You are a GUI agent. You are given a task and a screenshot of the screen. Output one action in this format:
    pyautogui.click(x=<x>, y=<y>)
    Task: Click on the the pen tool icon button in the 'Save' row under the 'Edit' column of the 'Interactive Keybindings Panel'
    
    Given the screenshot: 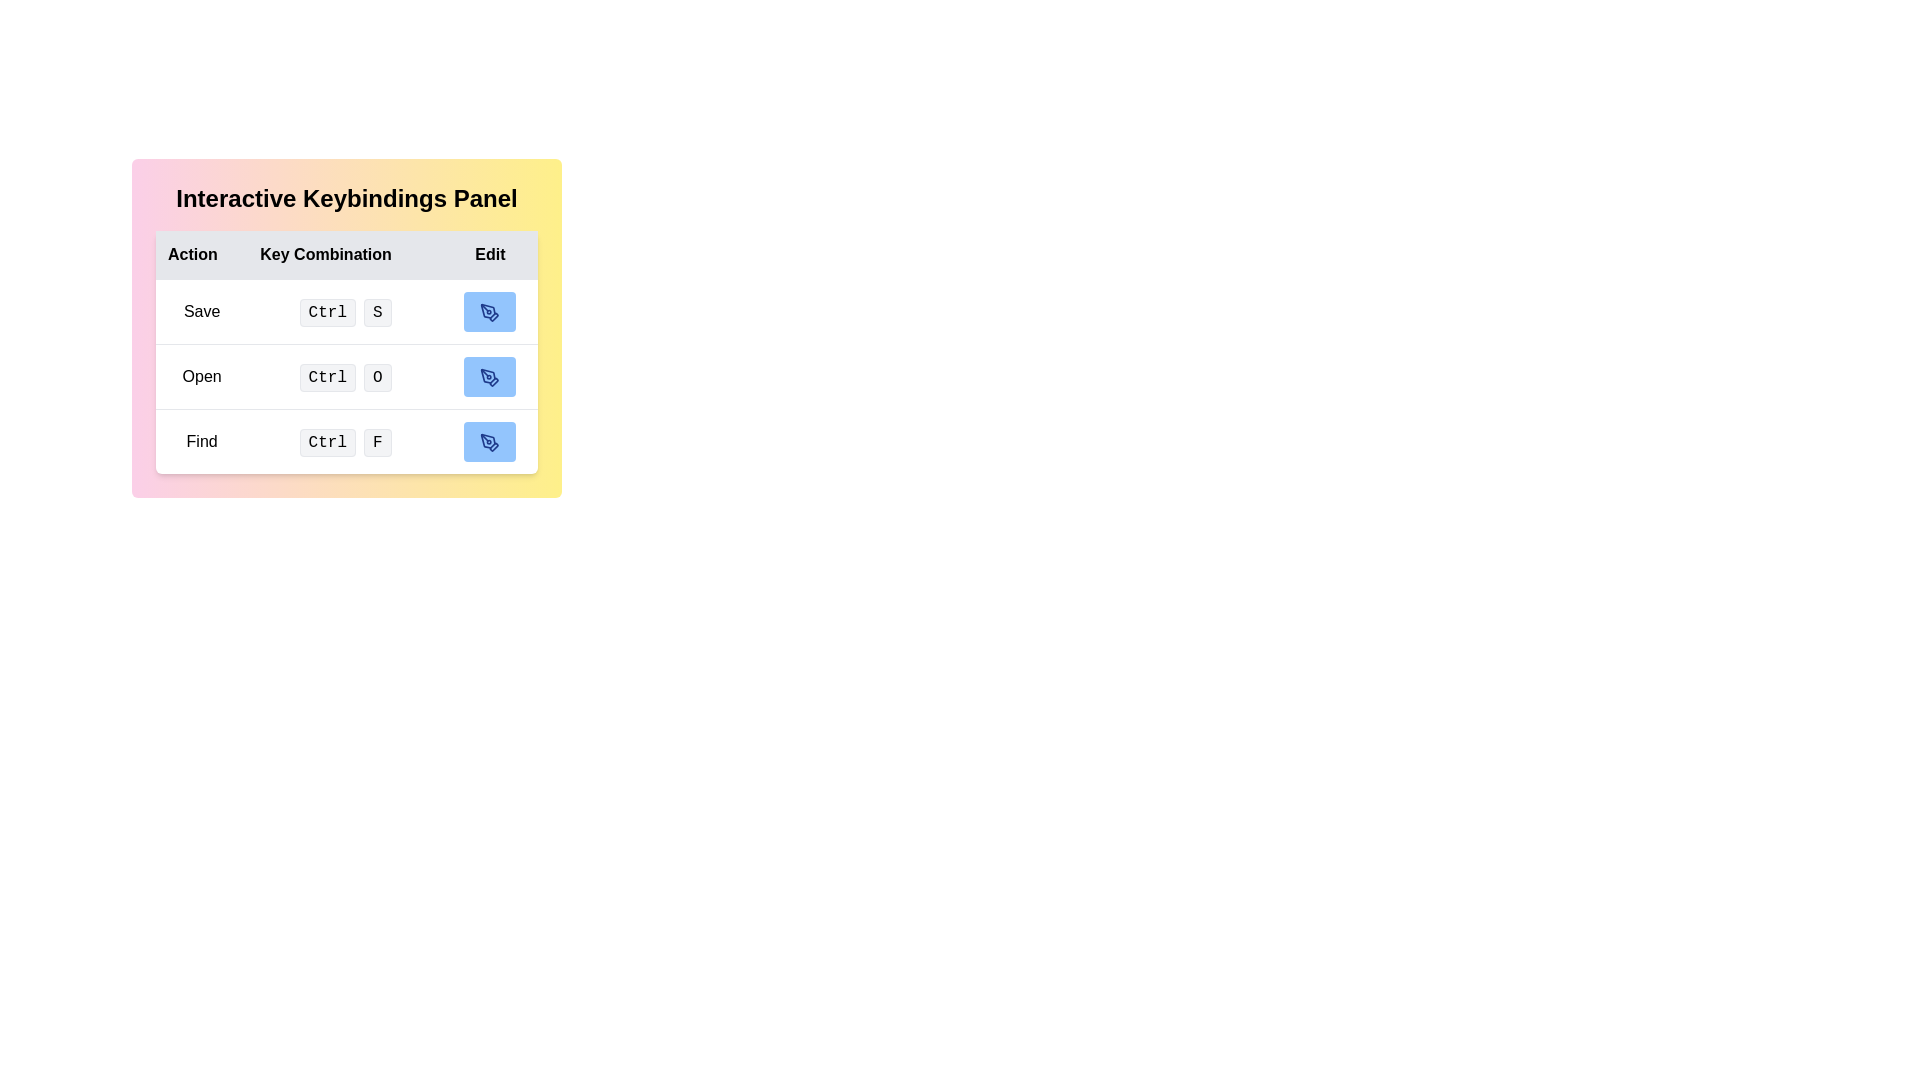 What is the action you would take?
    pyautogui.click(x=490, y=312)
    